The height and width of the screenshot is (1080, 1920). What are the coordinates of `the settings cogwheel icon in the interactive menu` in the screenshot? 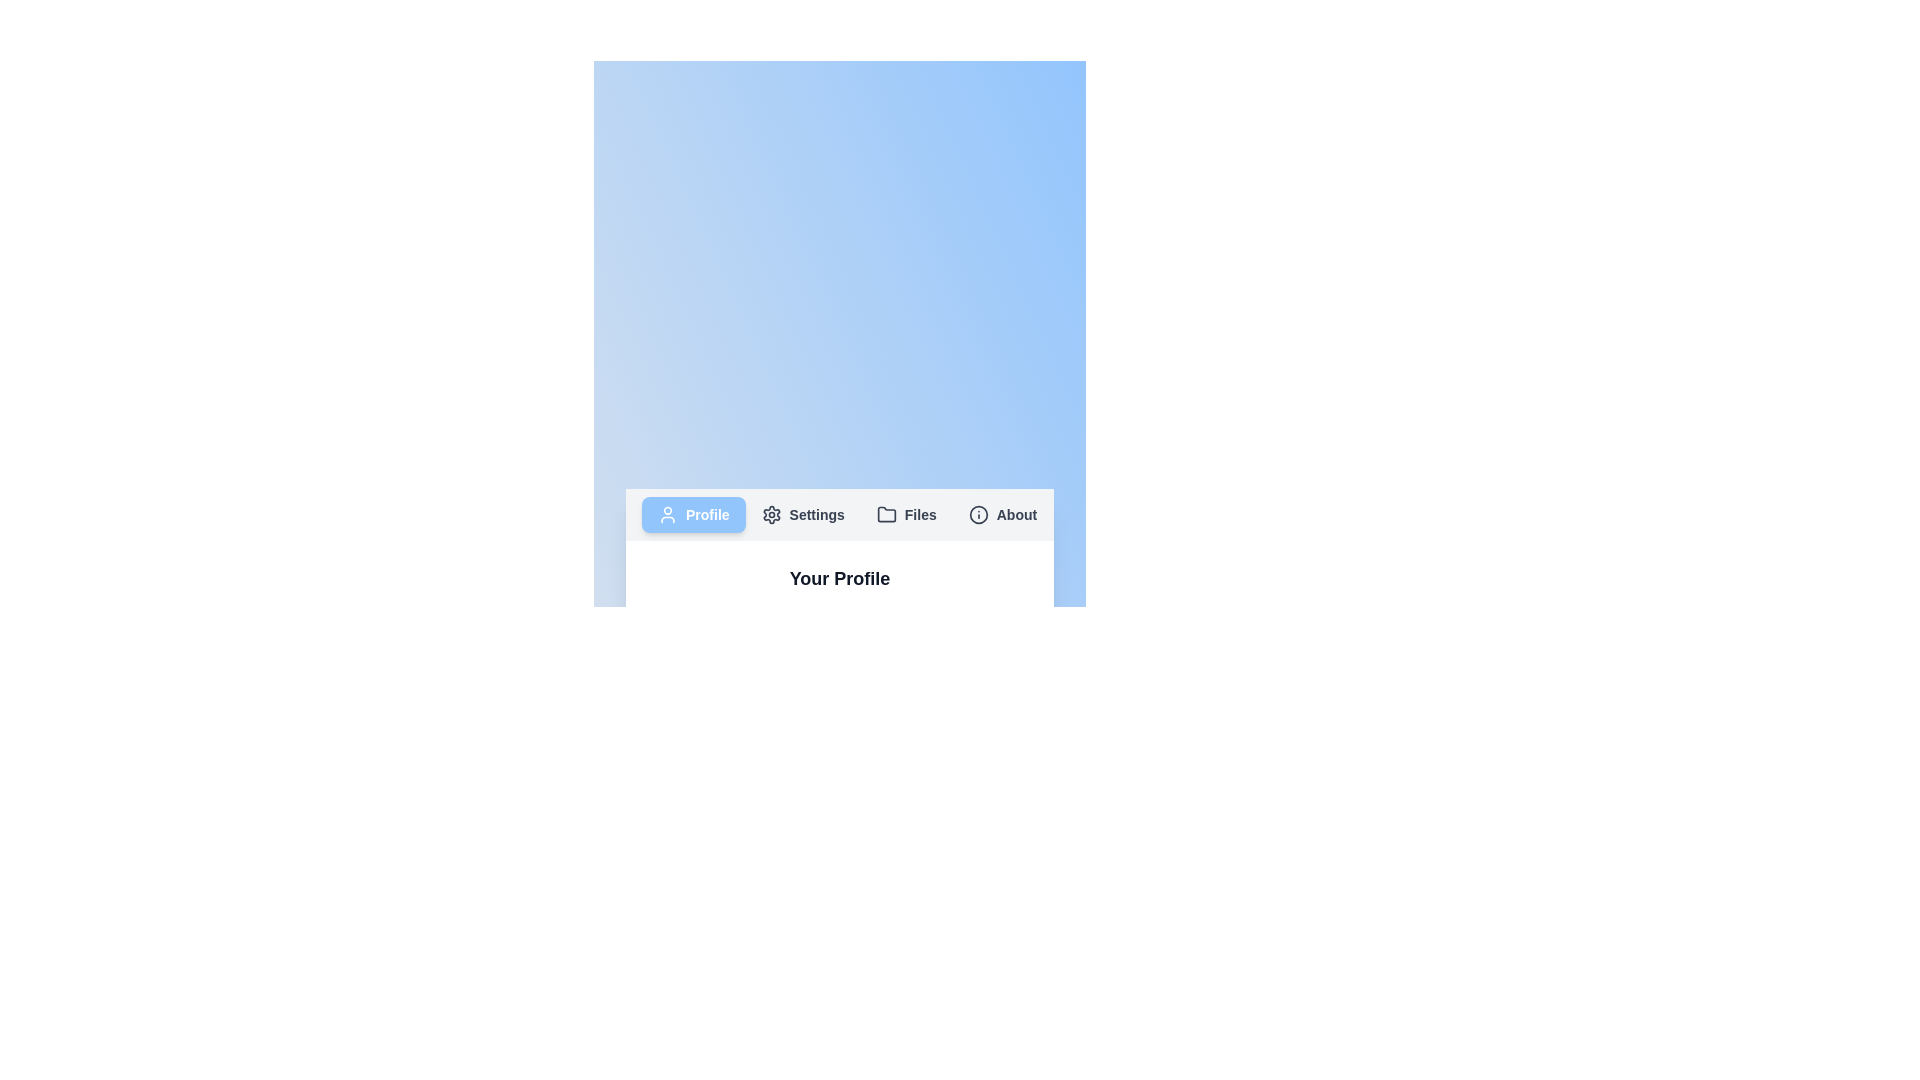 It's located at (770, 514).